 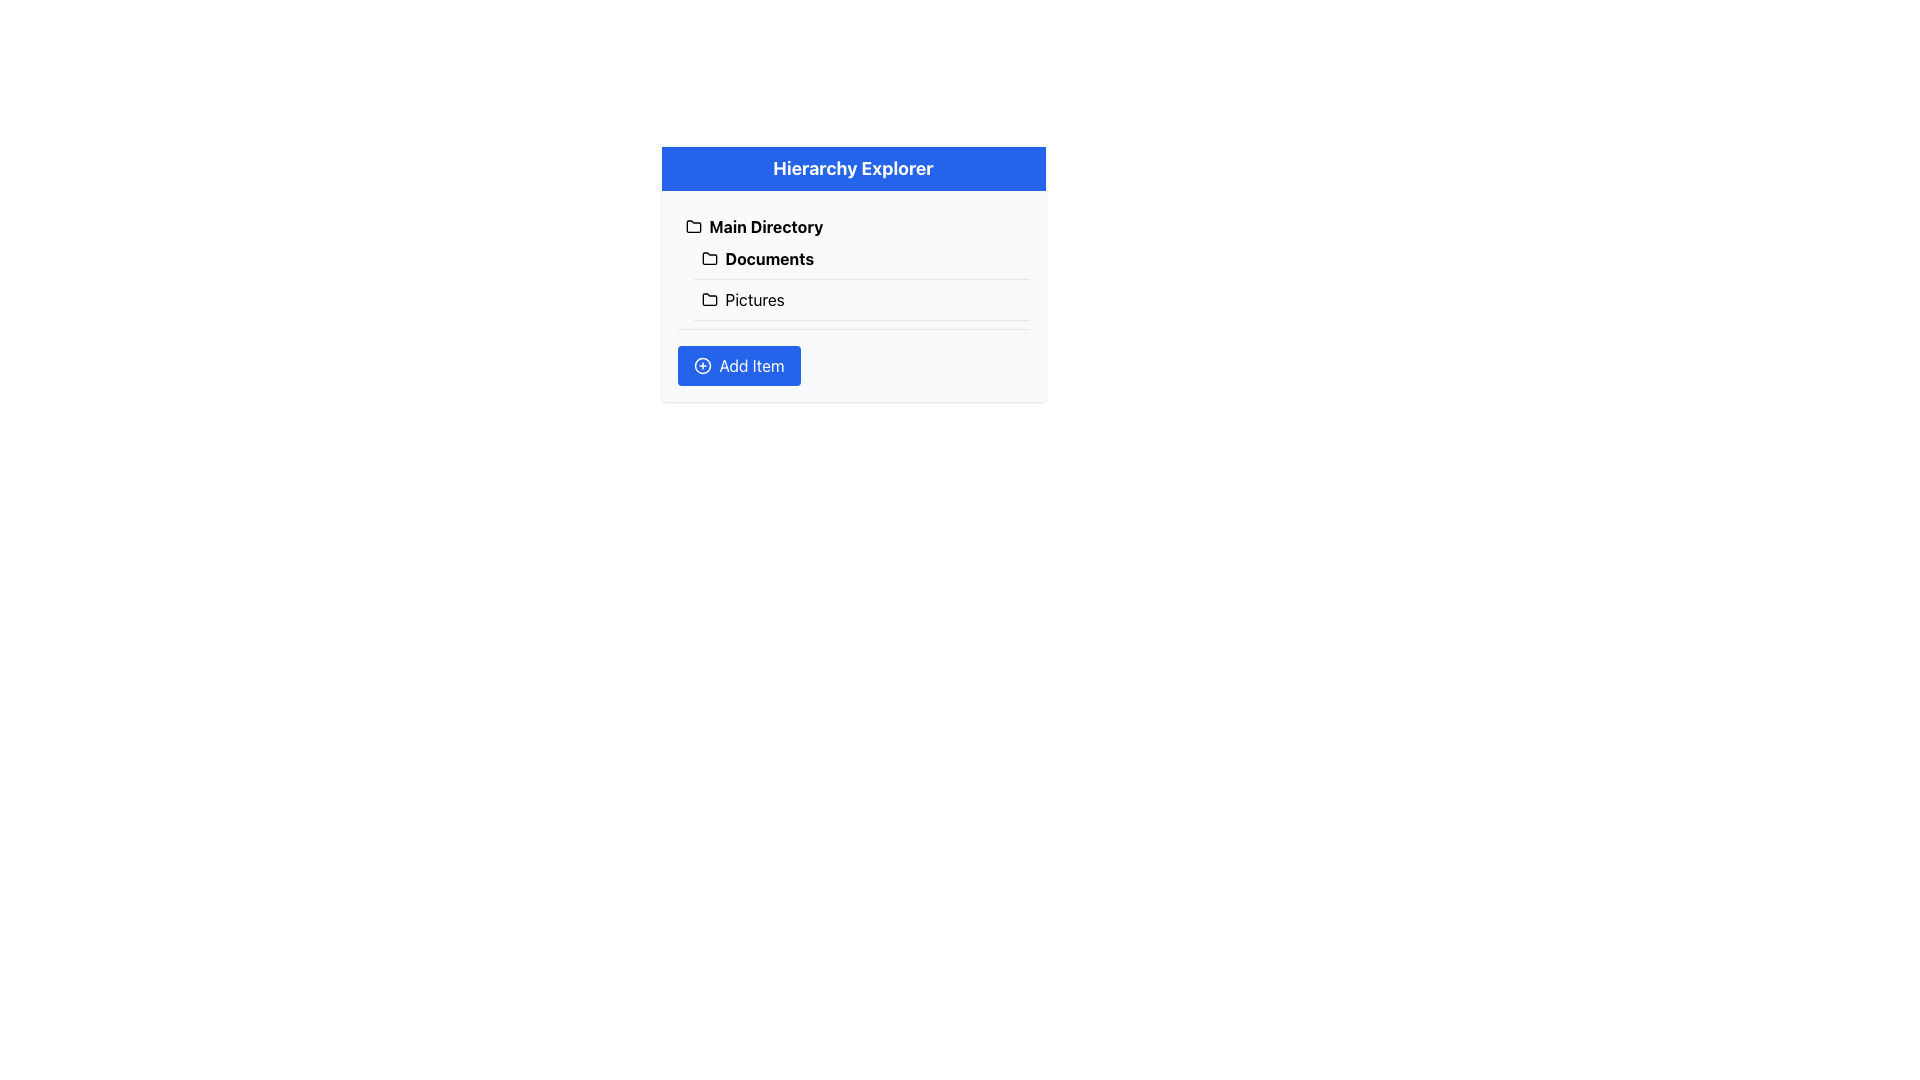 What do you see at coordinates (861, 258) in the screenshot?
I see `the 'Documents' list item` at bounding box center [861, 258].